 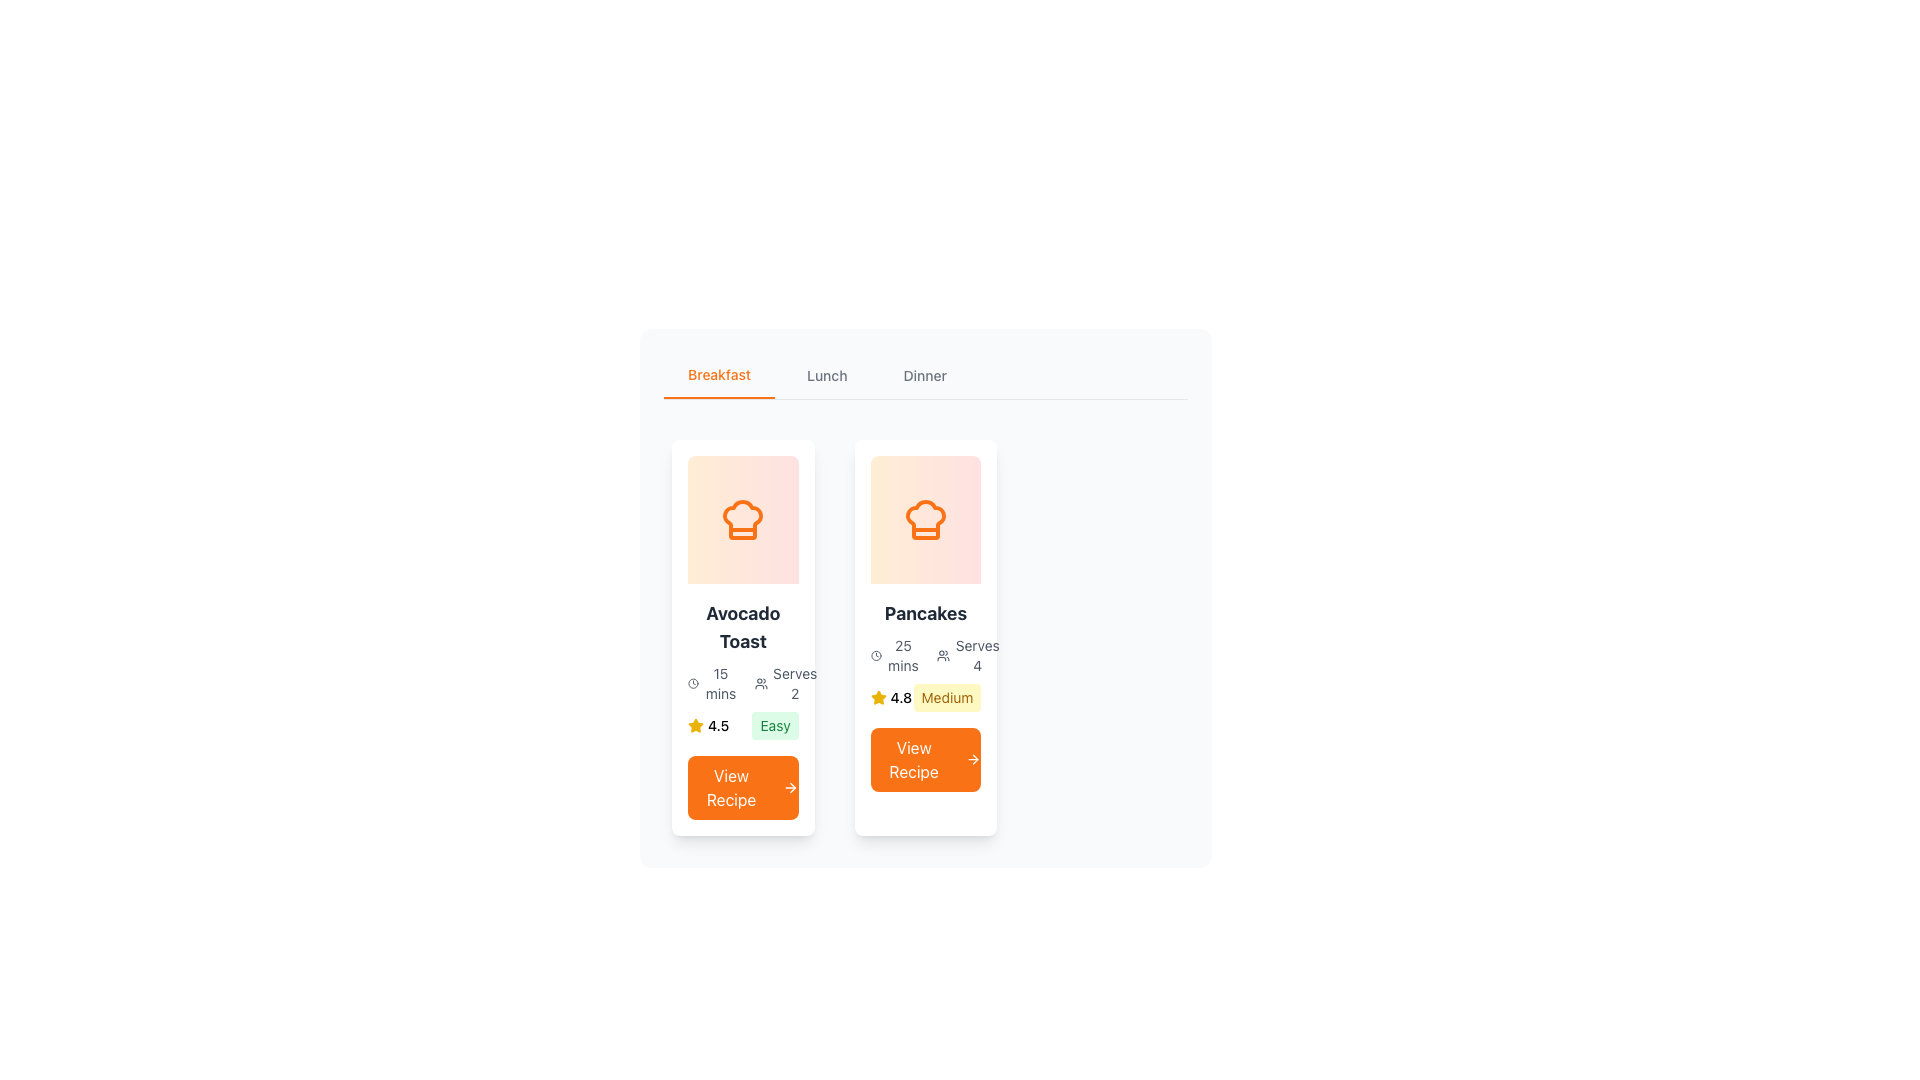 I want to click on the middle tab in the navigation bar to switch to the lunch content, which is positioned between the 'Breakfast' and 'Dinner' tabs, so click(x=827, y=375).